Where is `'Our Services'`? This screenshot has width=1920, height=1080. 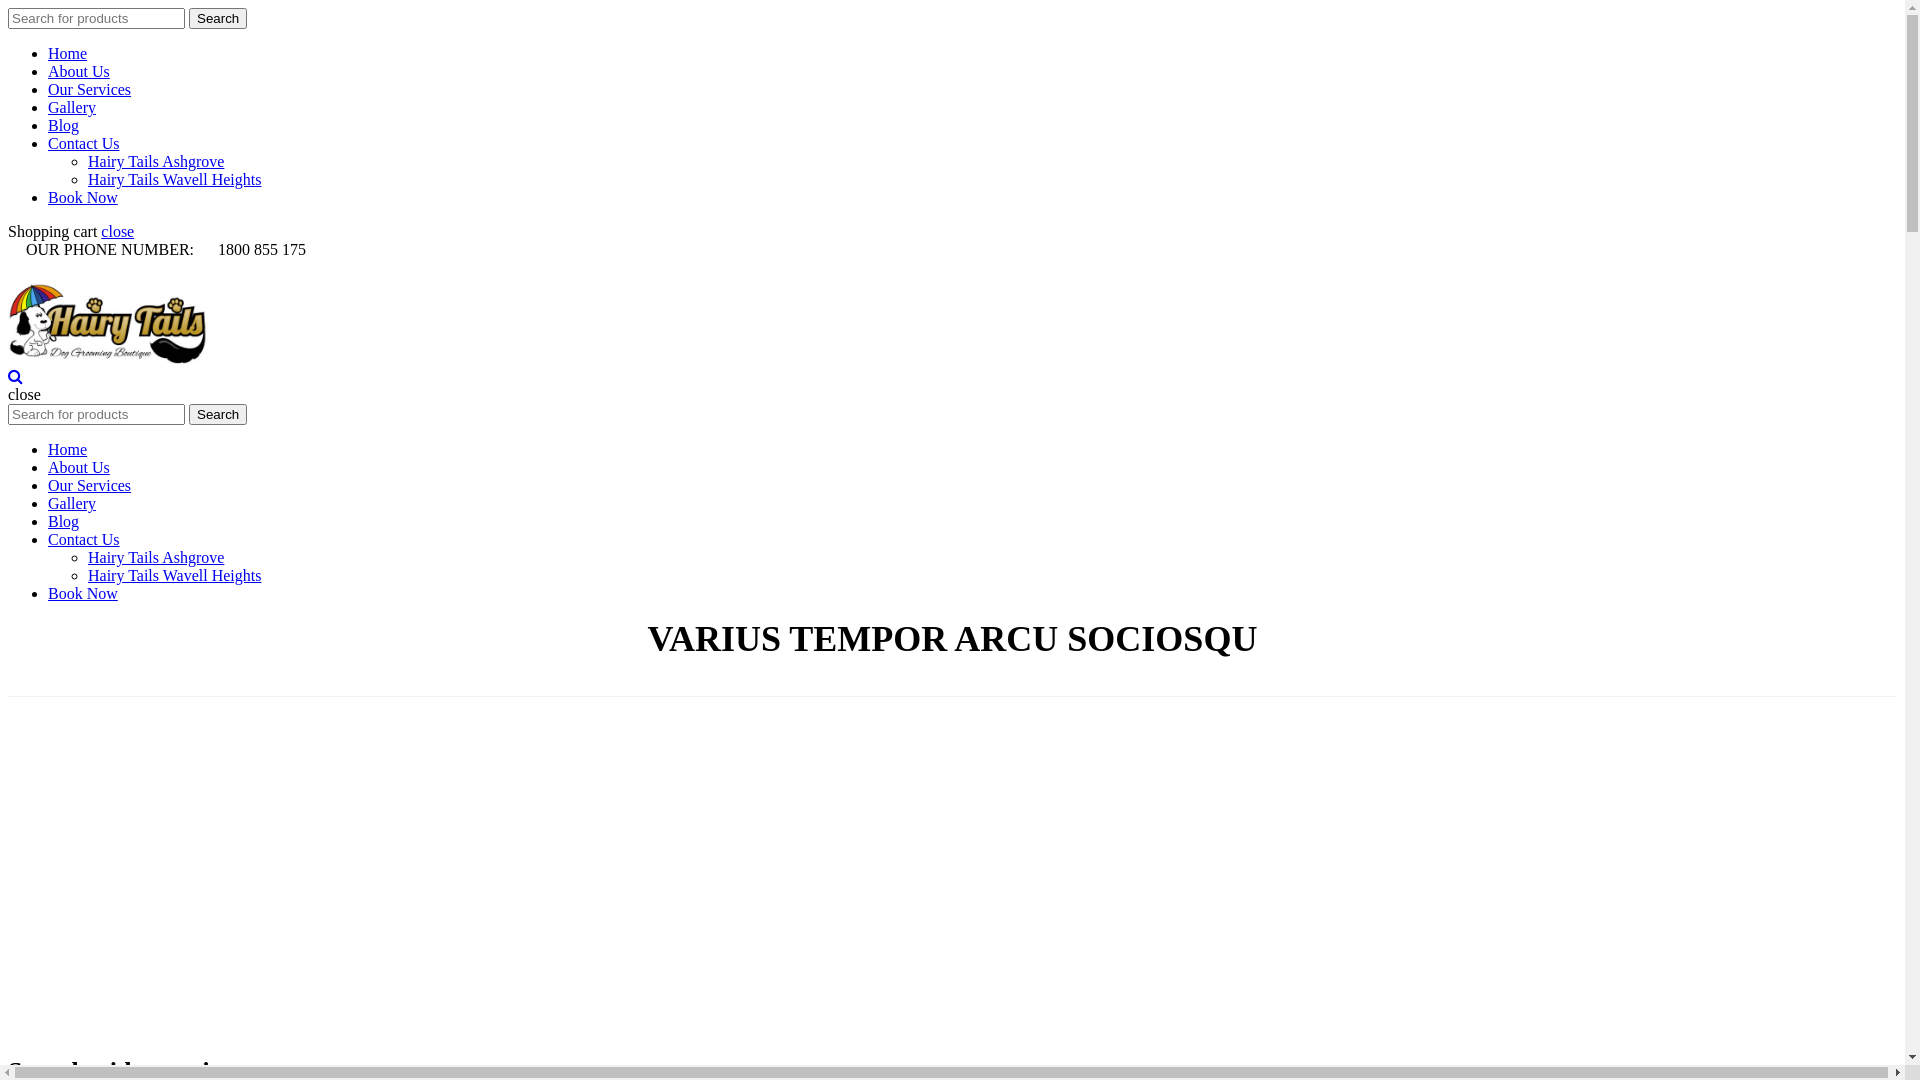
'Our Services' is located at coordinates (48, 88).